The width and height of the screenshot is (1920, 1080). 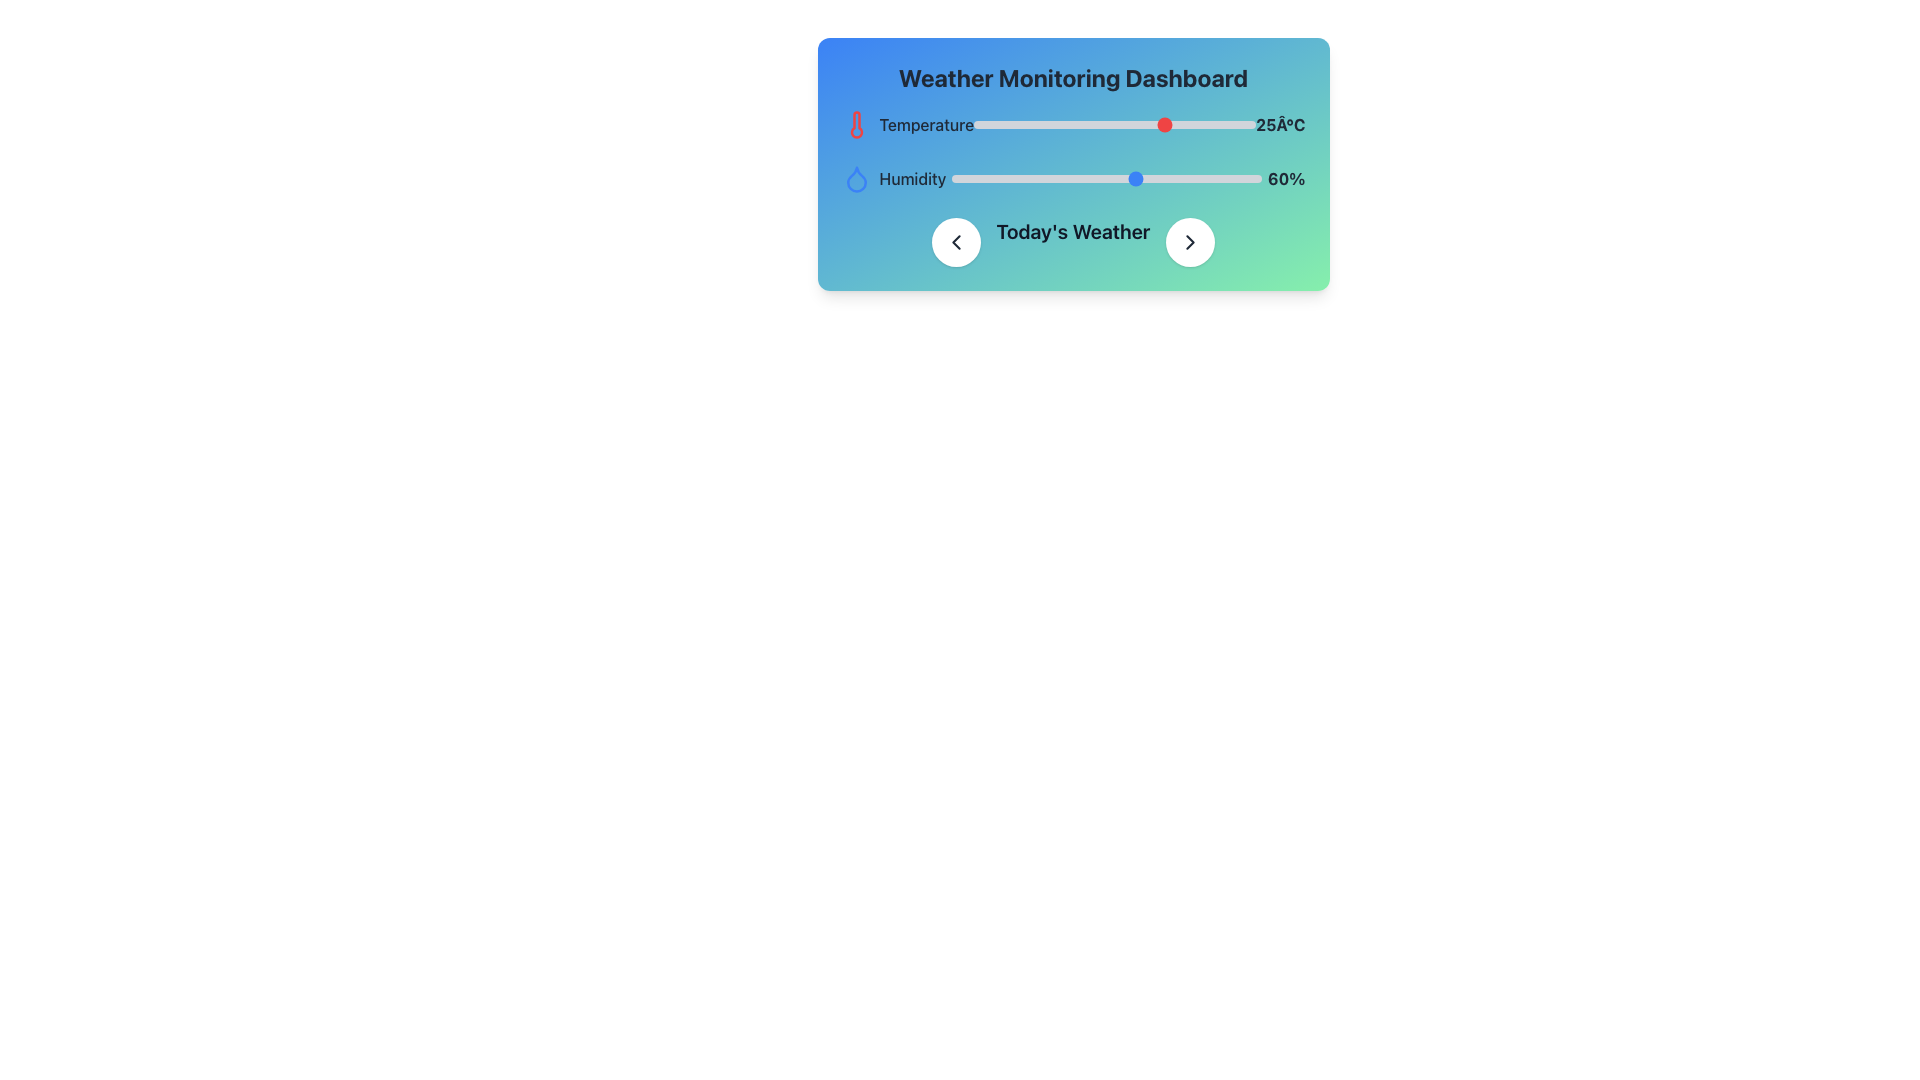 What do you see at coordinates (955, 241) in the screenshot?
I see `the leftward-pointing chevron icon, which has a thick black outline and is part of a minimalist circular button located on the left side of a pair of navigation buttons at the center-bottom of the weather dashboard interface` at bounding box center [955, 241].